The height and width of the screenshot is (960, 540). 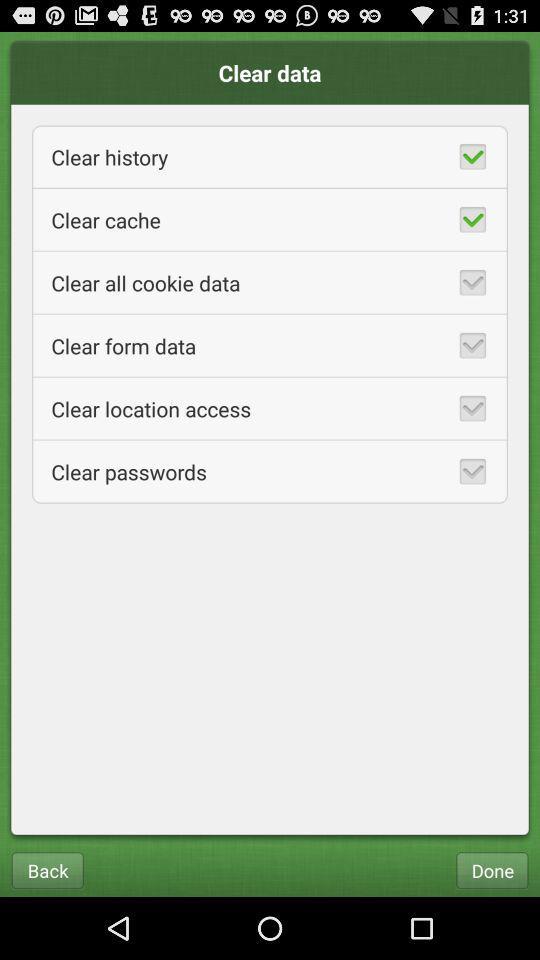 I want to click on the item at the bottom left corner, so click(x=47, y=869).